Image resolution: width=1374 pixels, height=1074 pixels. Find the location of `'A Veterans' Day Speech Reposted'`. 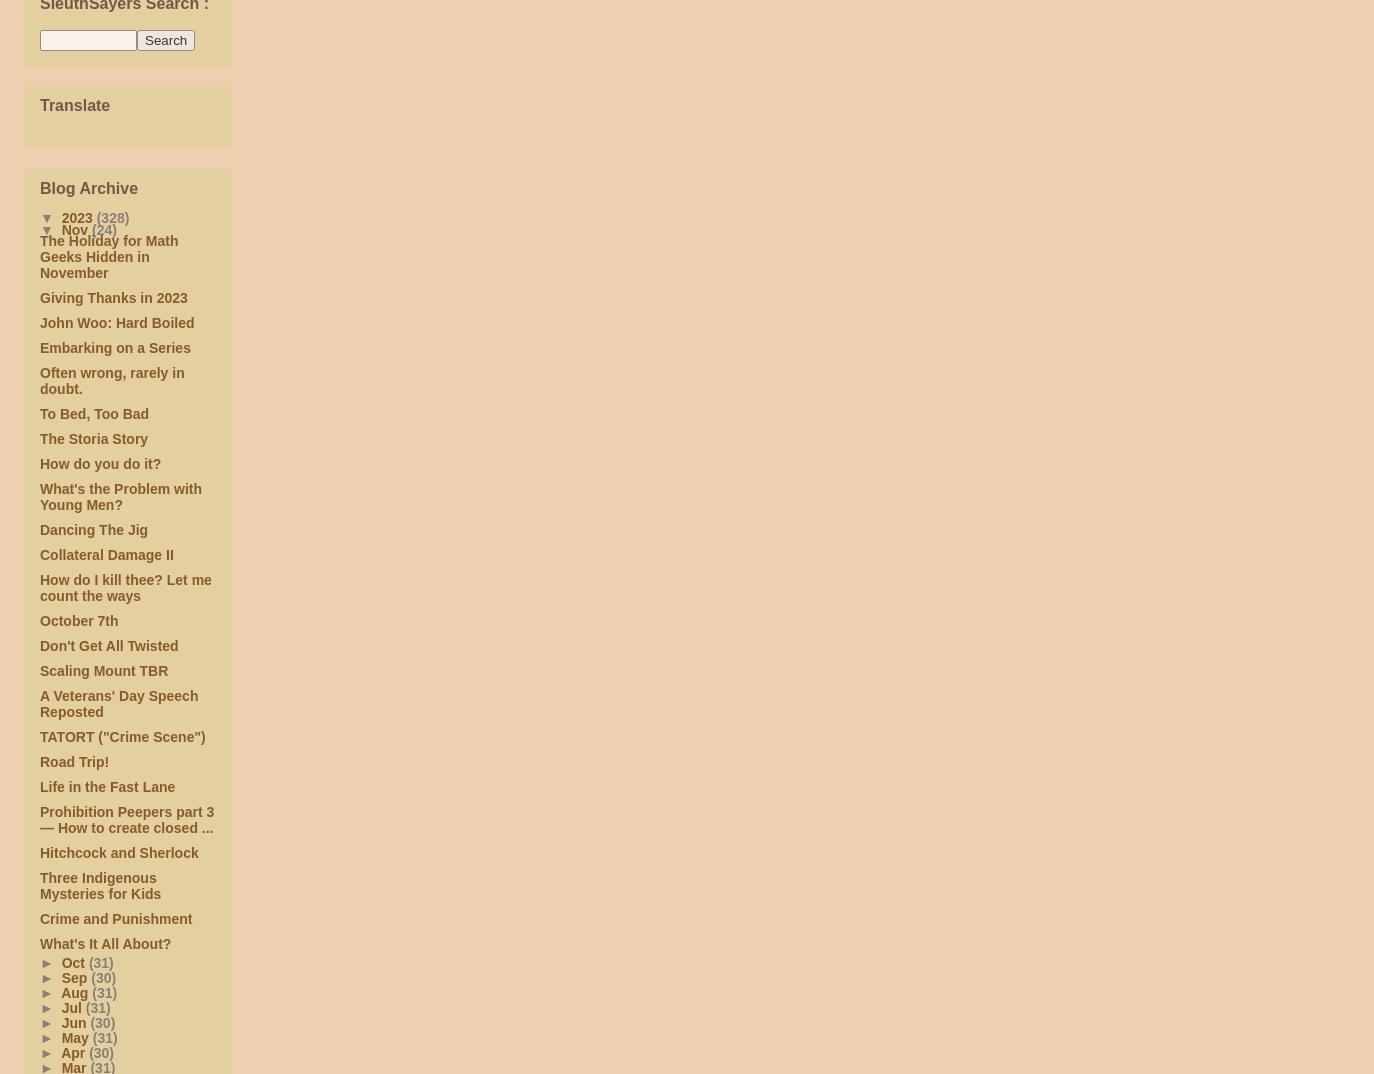

'A Veterans' Day Speech Reposted' is located at coordinates (117, 704).